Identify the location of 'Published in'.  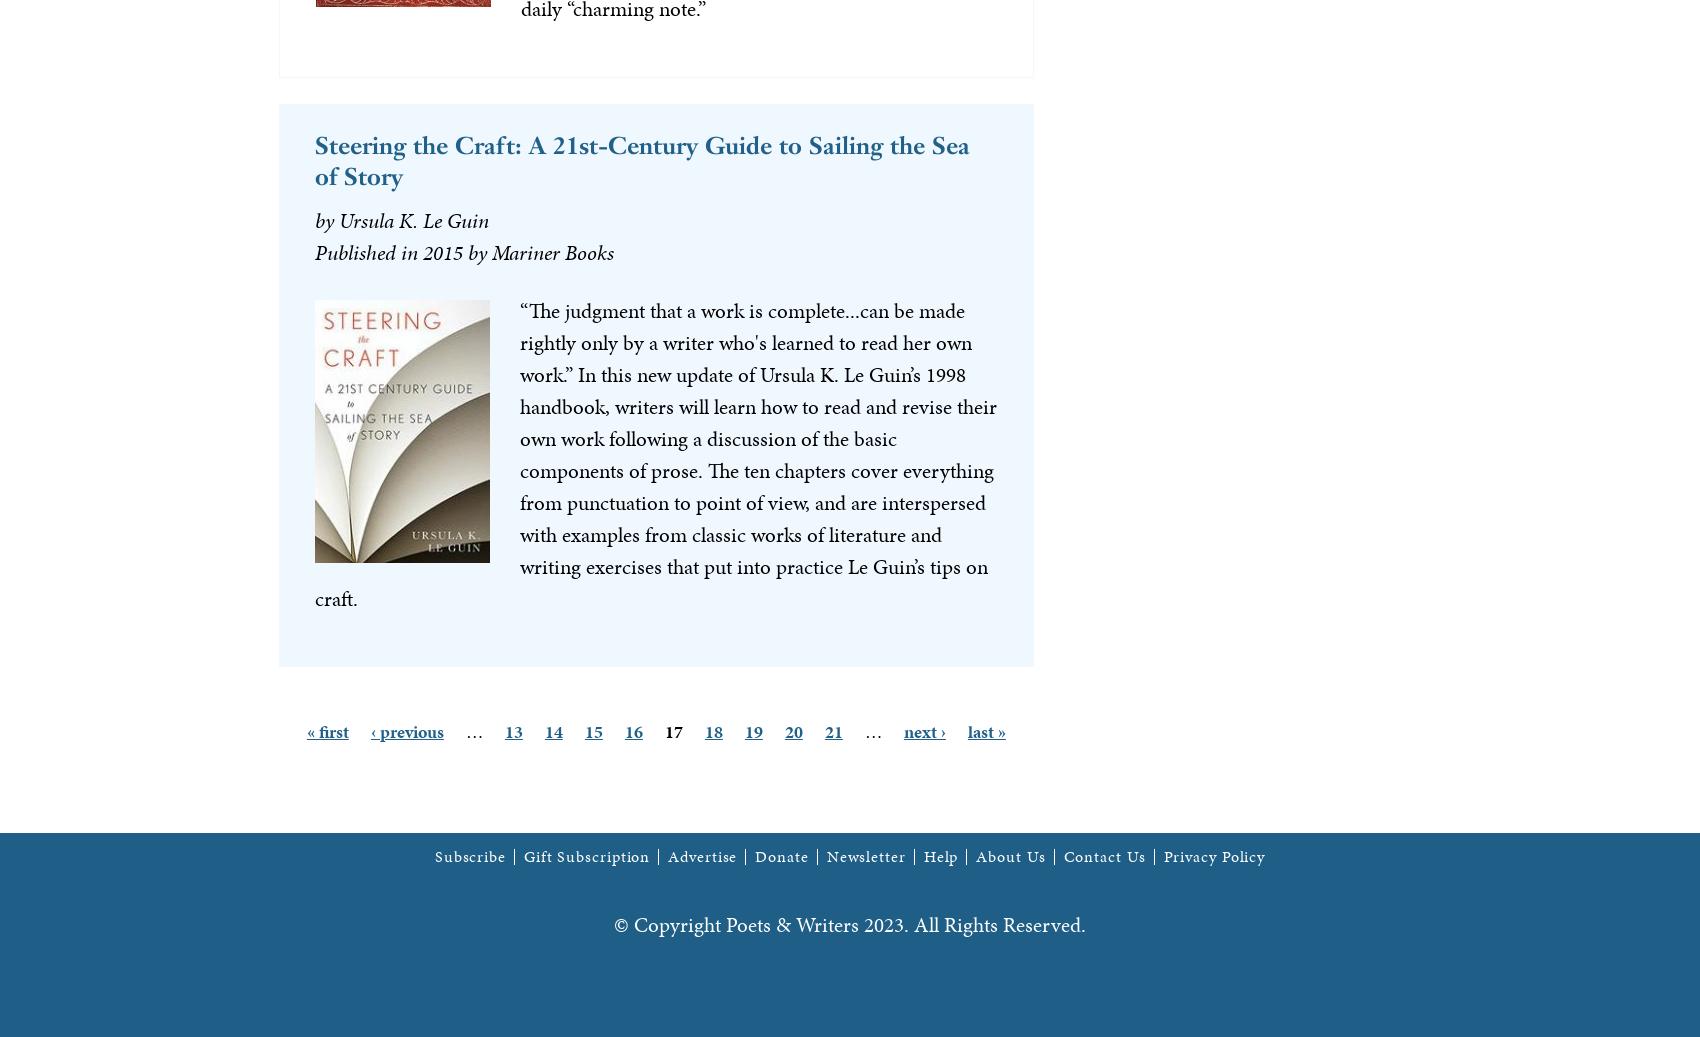
(367, 250).